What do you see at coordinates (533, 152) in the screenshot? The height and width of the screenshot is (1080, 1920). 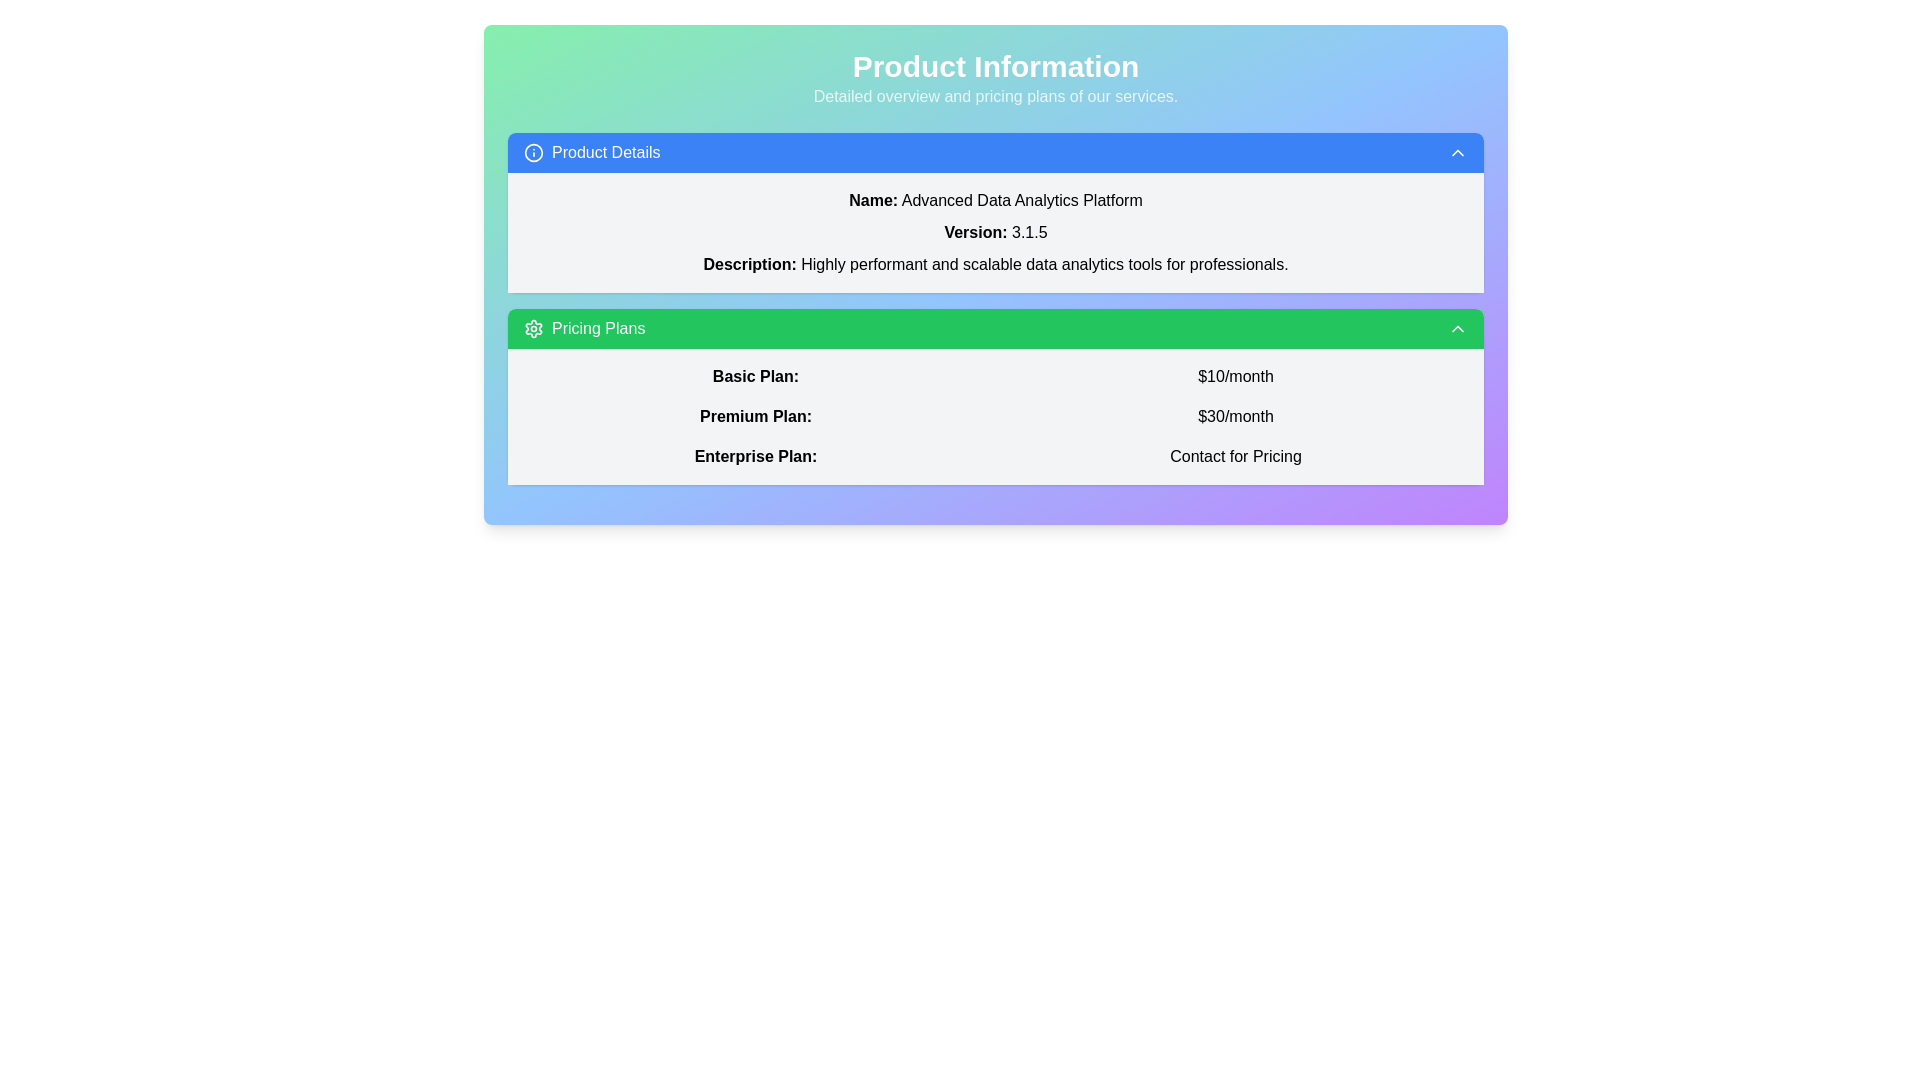 I see `the small SVG icon located to the left of the 'Product Details' text inside a blue rectangular box` at bounding box center [533, 152].